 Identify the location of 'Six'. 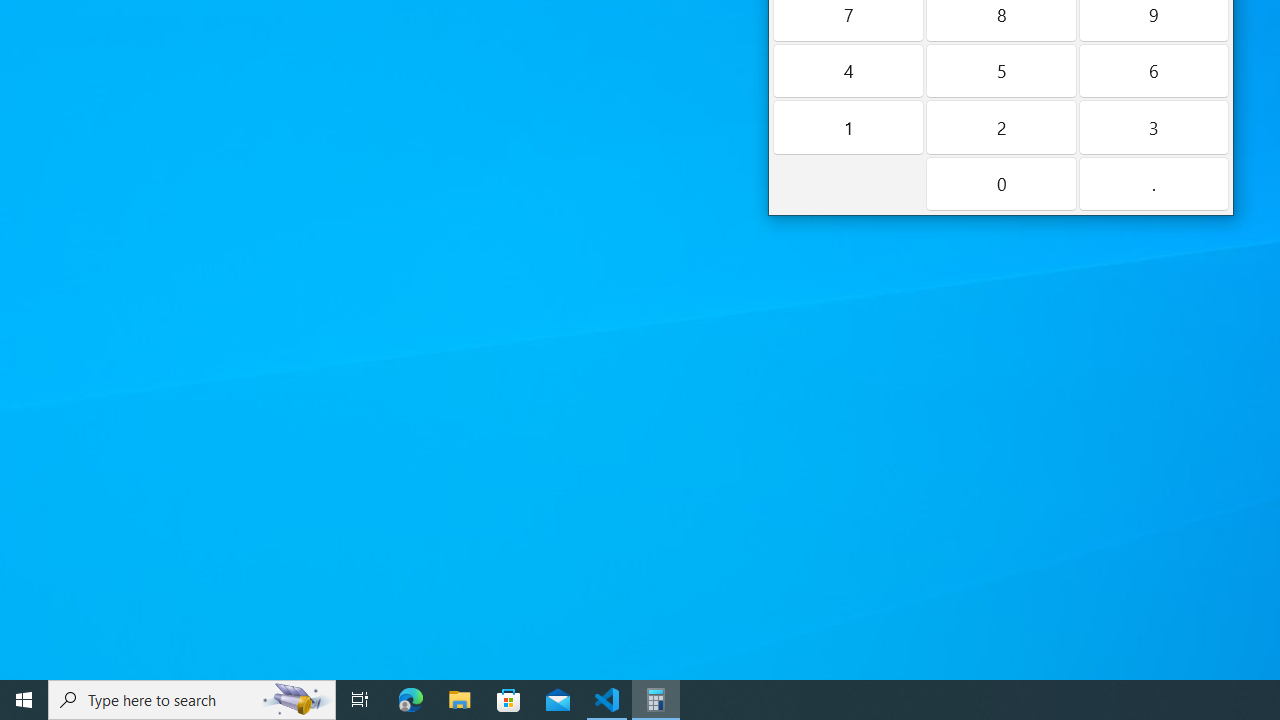
(1153, 69).